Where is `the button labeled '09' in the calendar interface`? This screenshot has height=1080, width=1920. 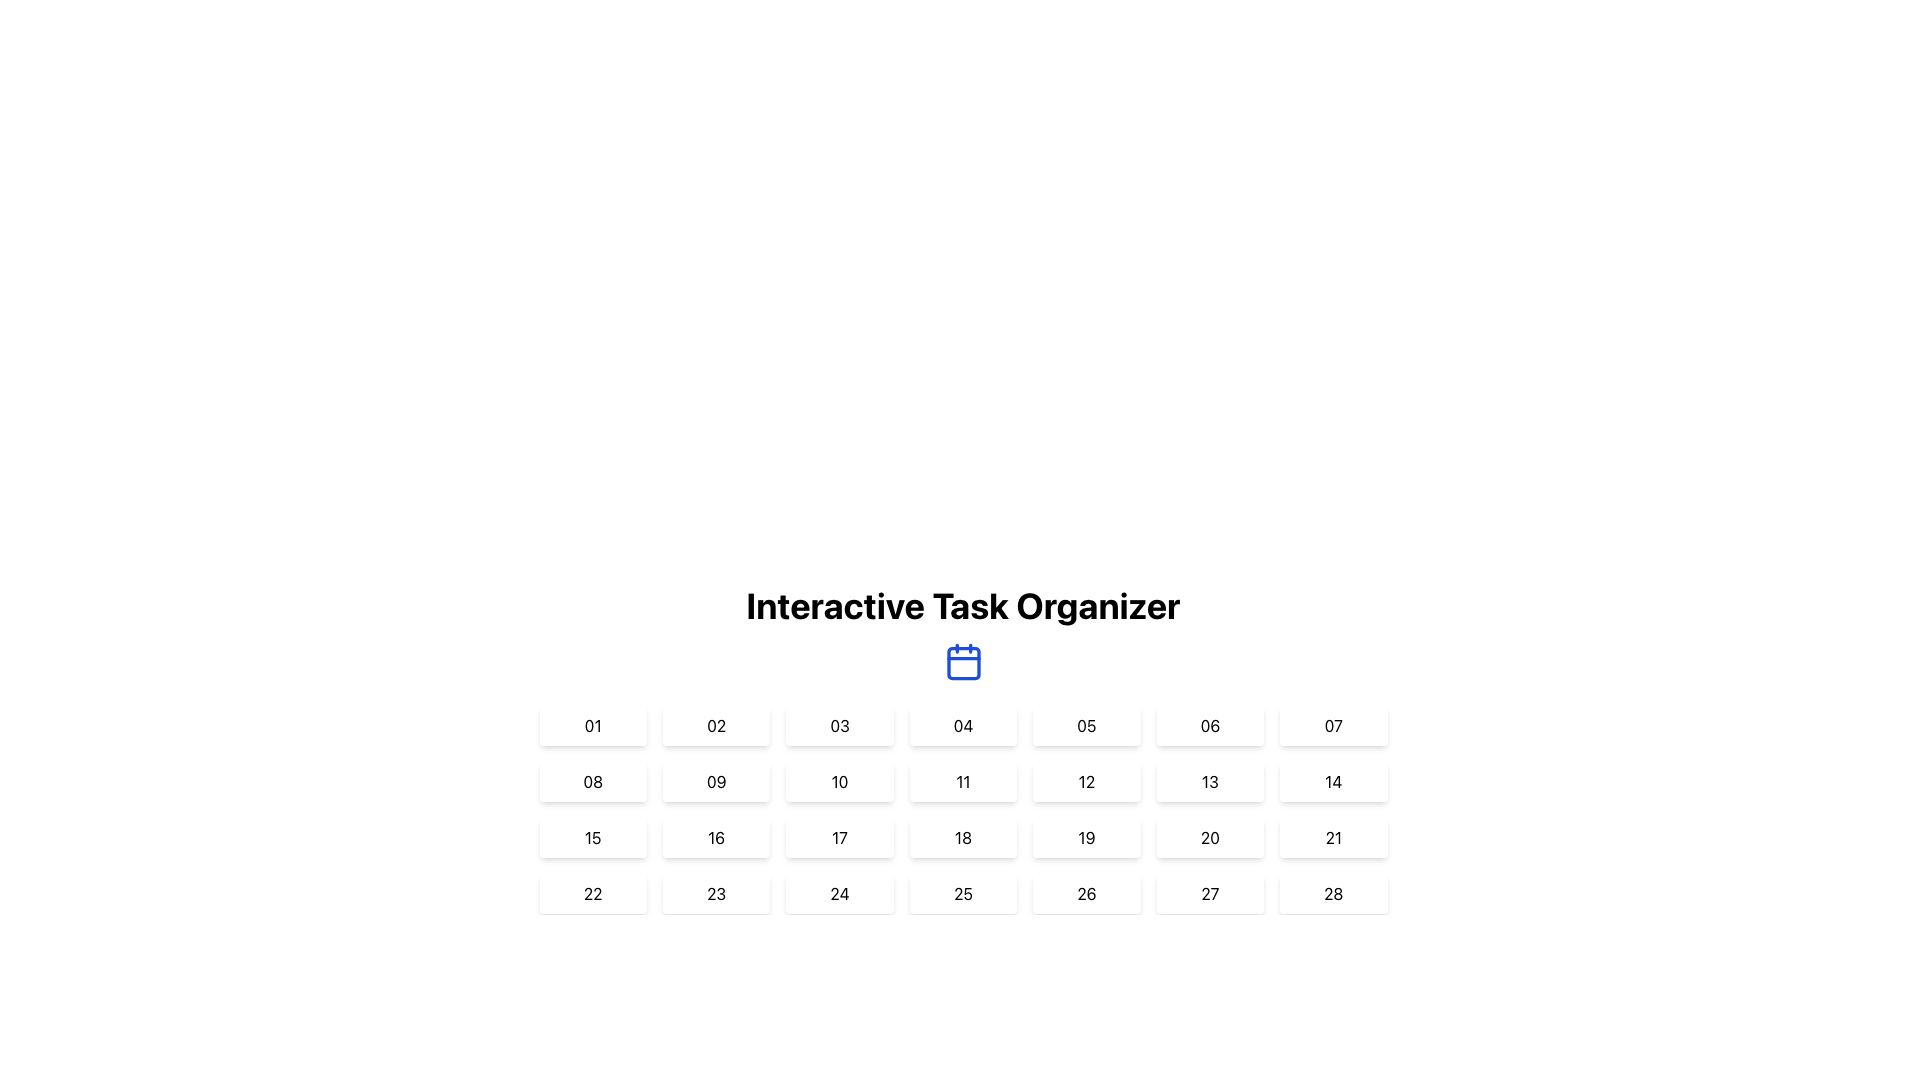
the button labeled '09' in the calendar interface is located at coordinates (716, 781).